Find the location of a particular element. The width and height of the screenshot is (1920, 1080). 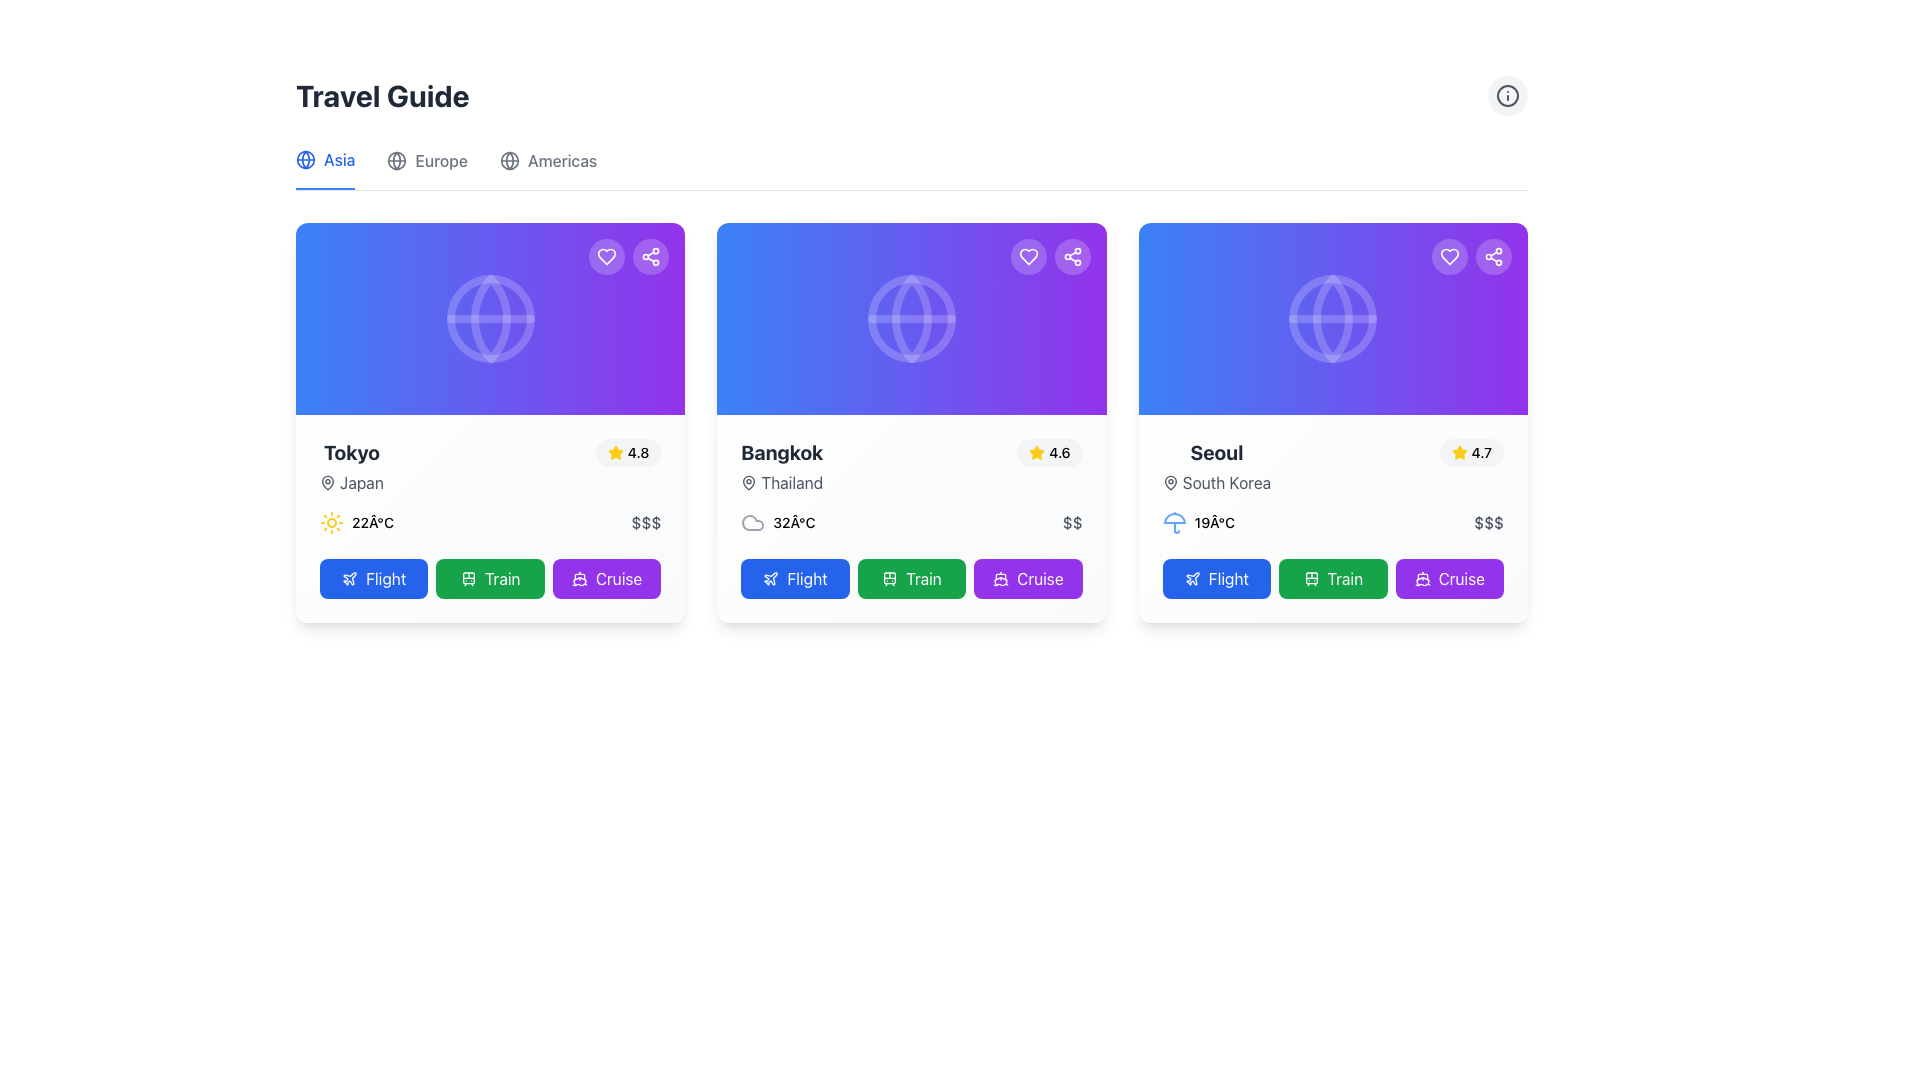

the numeric rating text '4.8' located next to the star graphic in the 'Tokyo' card, which is styled with a light-gray background and rounded corners is located at coordinates (637, 452).